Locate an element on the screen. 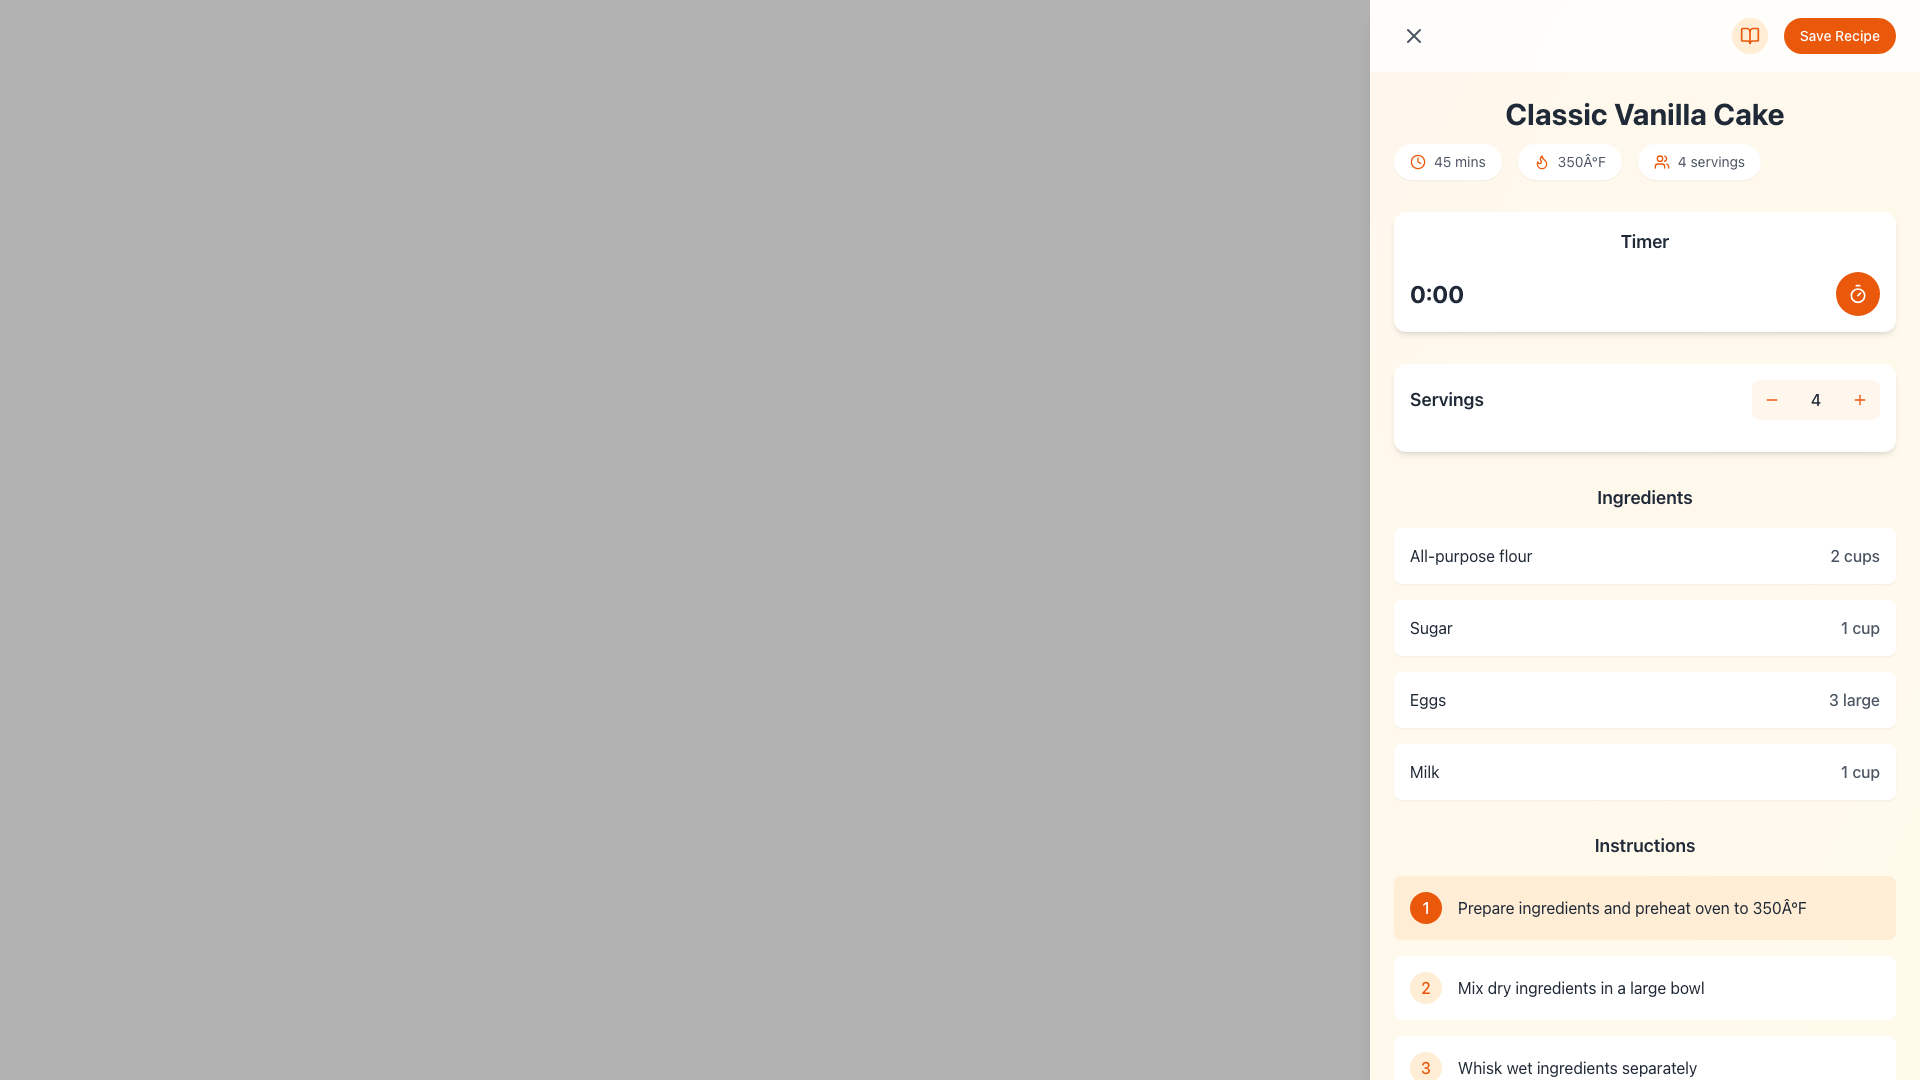 The height and width of the screenshot is (1080, 1920). the Timer display, which shows a timer value ('0:00') and is located within a white card labeled 'Timer' is located at coordinates (1645, 293).